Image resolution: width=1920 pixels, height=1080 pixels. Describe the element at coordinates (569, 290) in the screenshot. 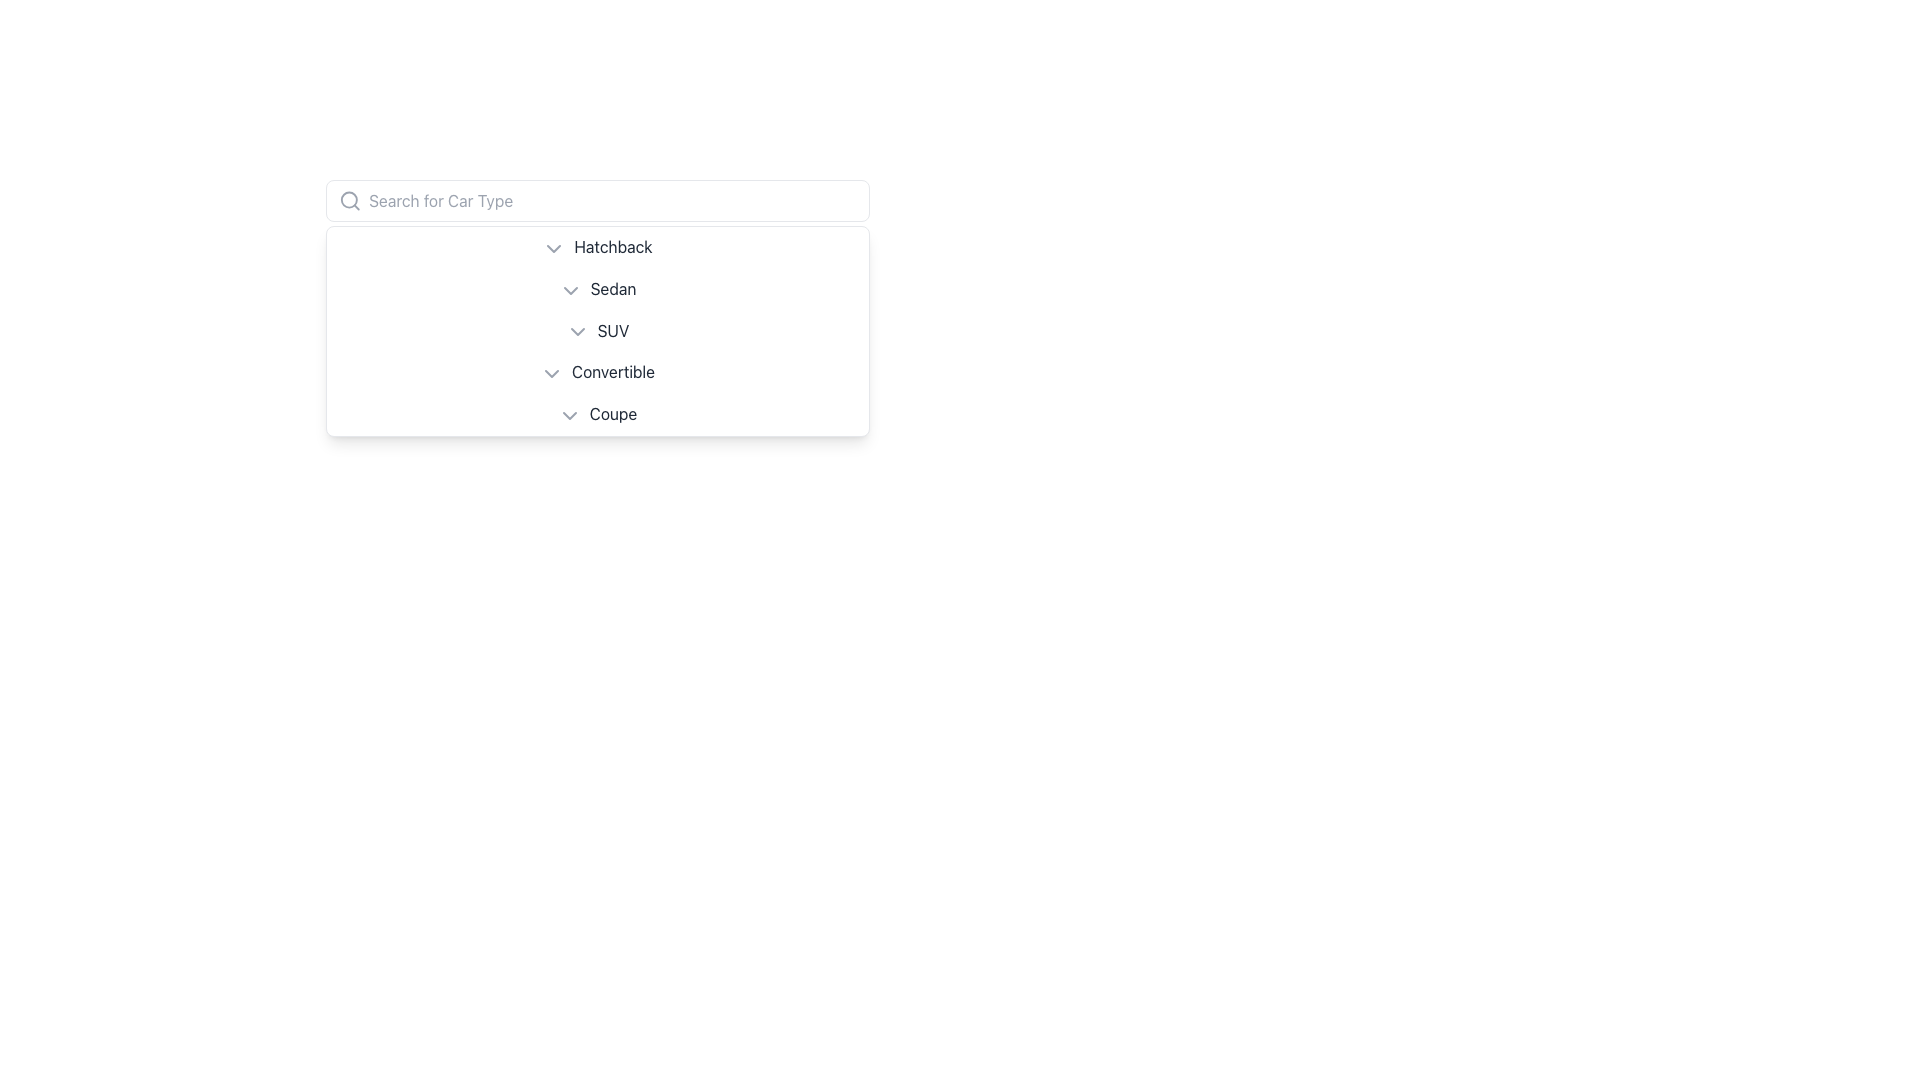

I see `the chevron-down icon located to the immediate left of the text 'Sedan' in the dropdown menu` at that location.